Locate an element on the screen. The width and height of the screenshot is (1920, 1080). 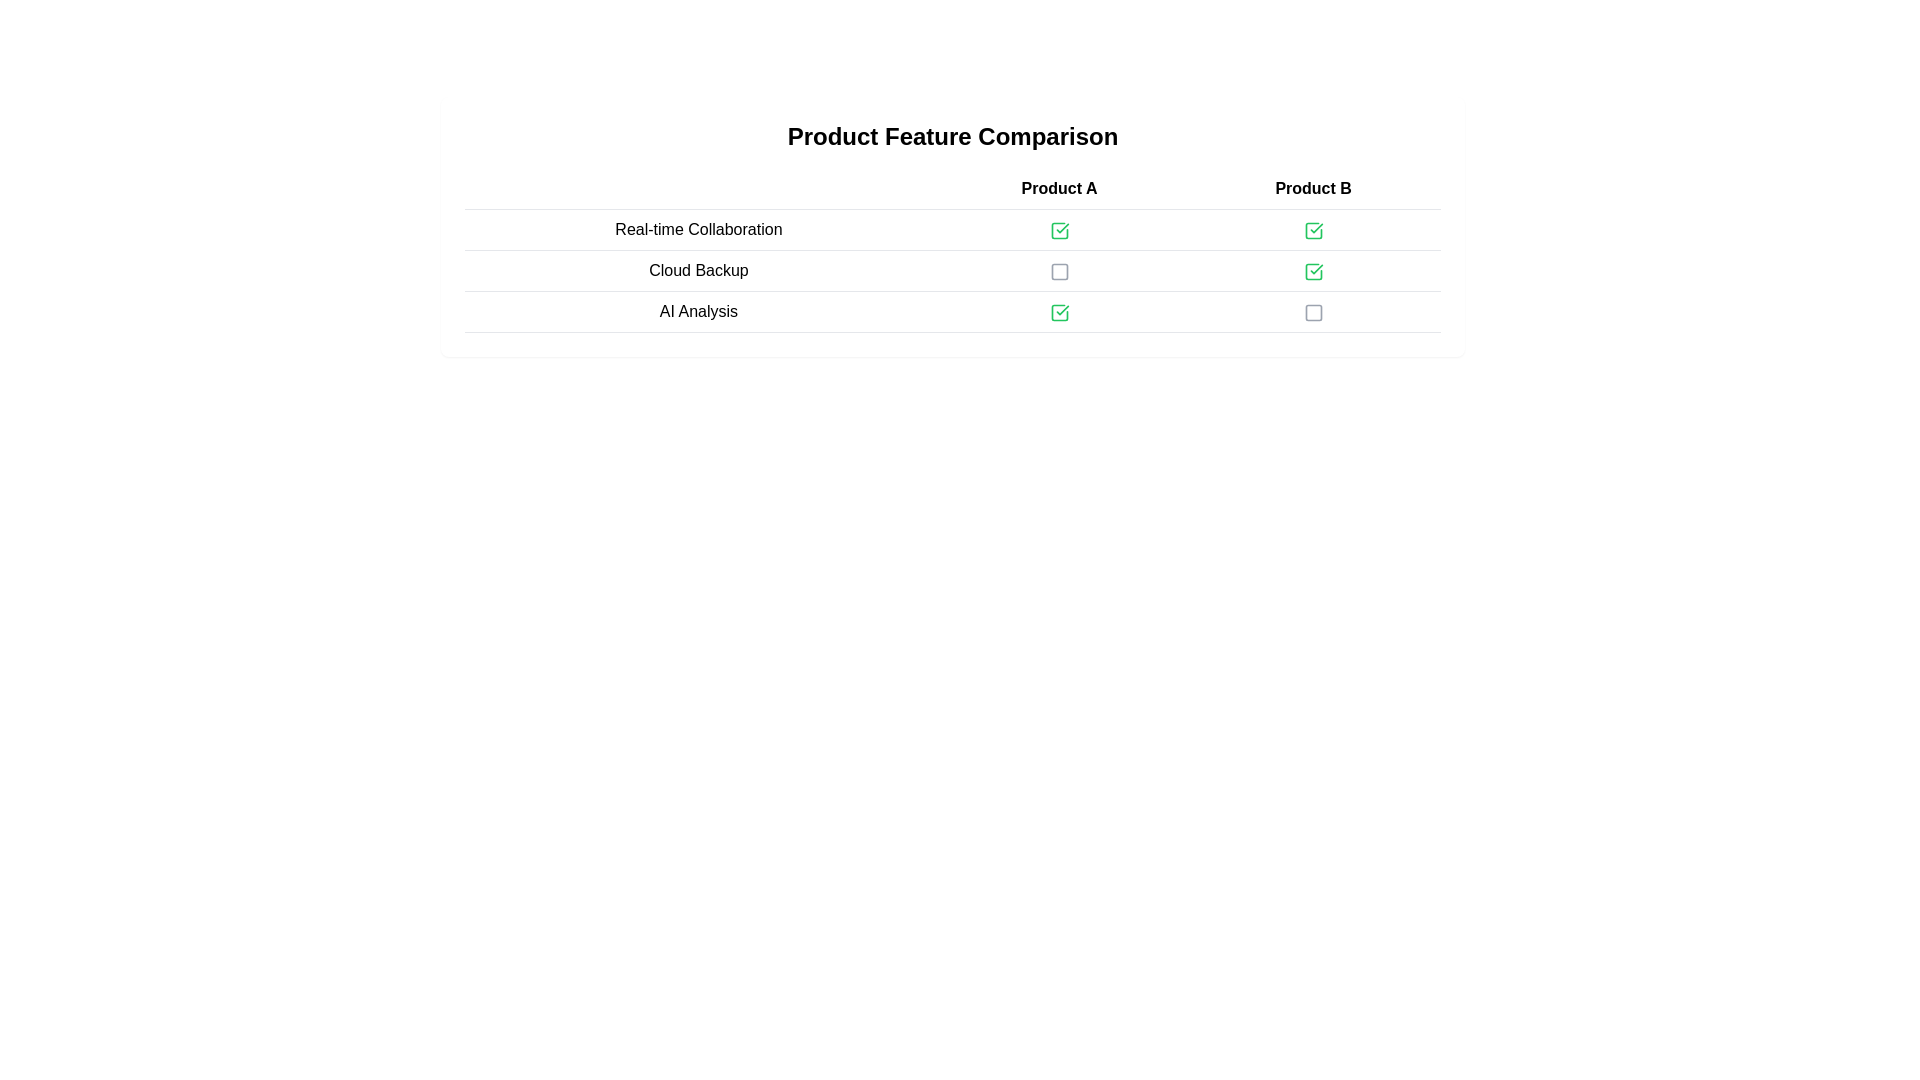
the checkbox icon representing the enabled state for the 'Real-time Collaboration' feature under 'Product B' in the comparison table is located at coordinates (1313, 229).